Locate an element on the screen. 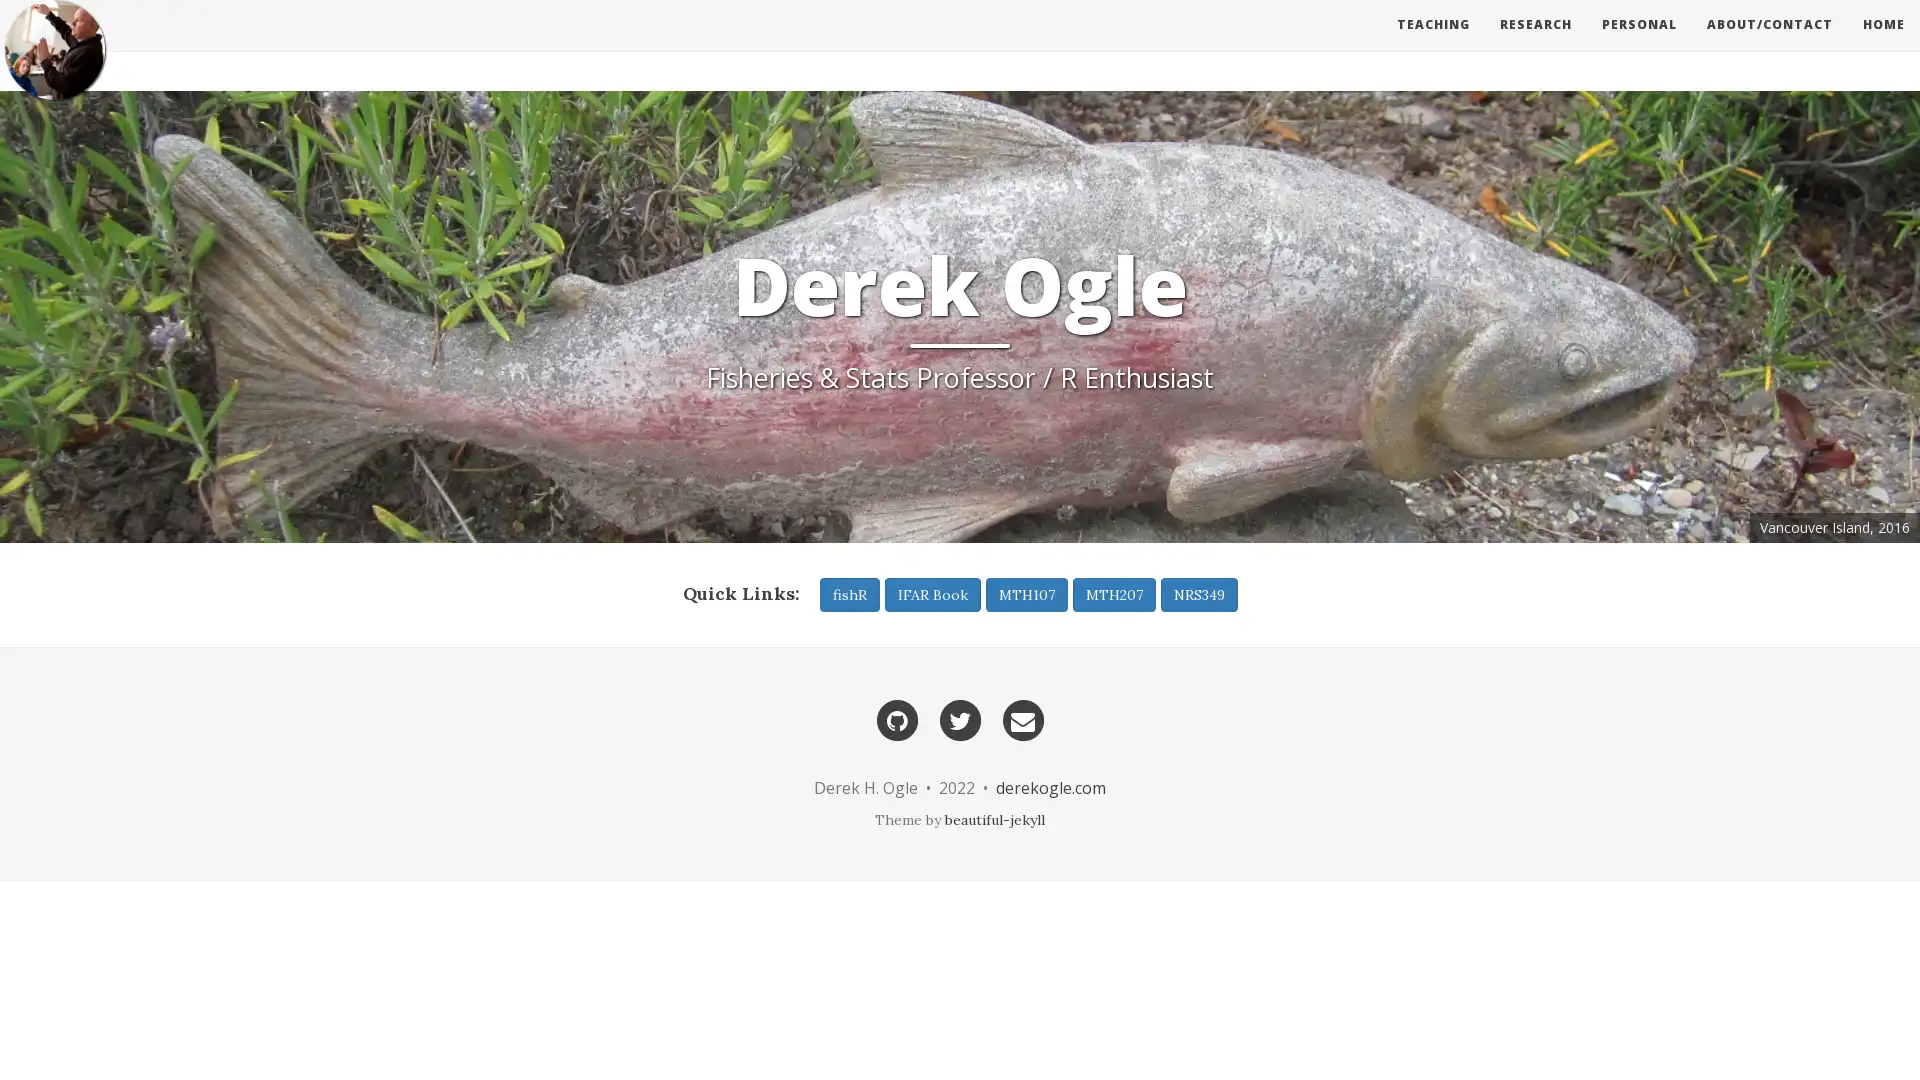 The image size is (1920, 1080). NRS349 is located at coordinates (1198, 593).